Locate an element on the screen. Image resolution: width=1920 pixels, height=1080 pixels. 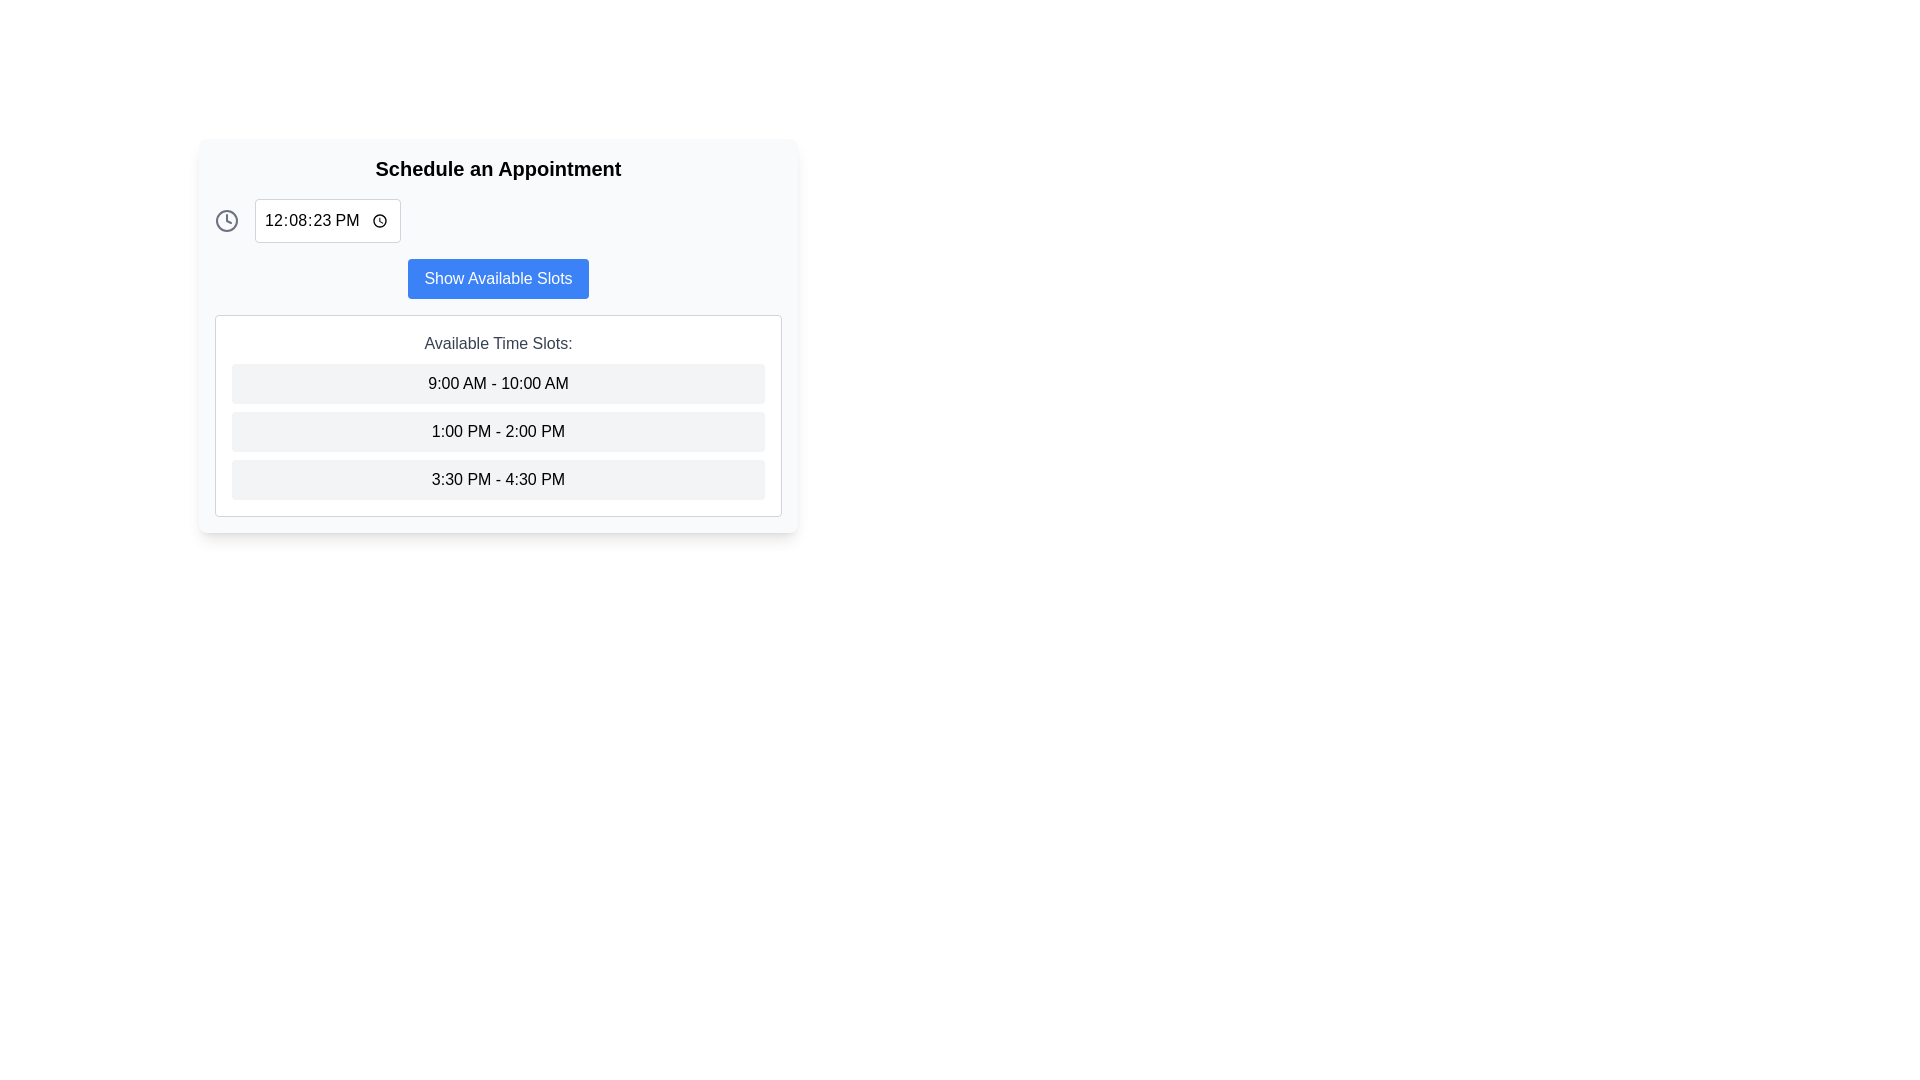
the informational panel displaying available time slots for scheduling, which is located below the 'Show Available Slots' button in the 'Schedule an Appointment' panel is located at coordinates (498, 415).